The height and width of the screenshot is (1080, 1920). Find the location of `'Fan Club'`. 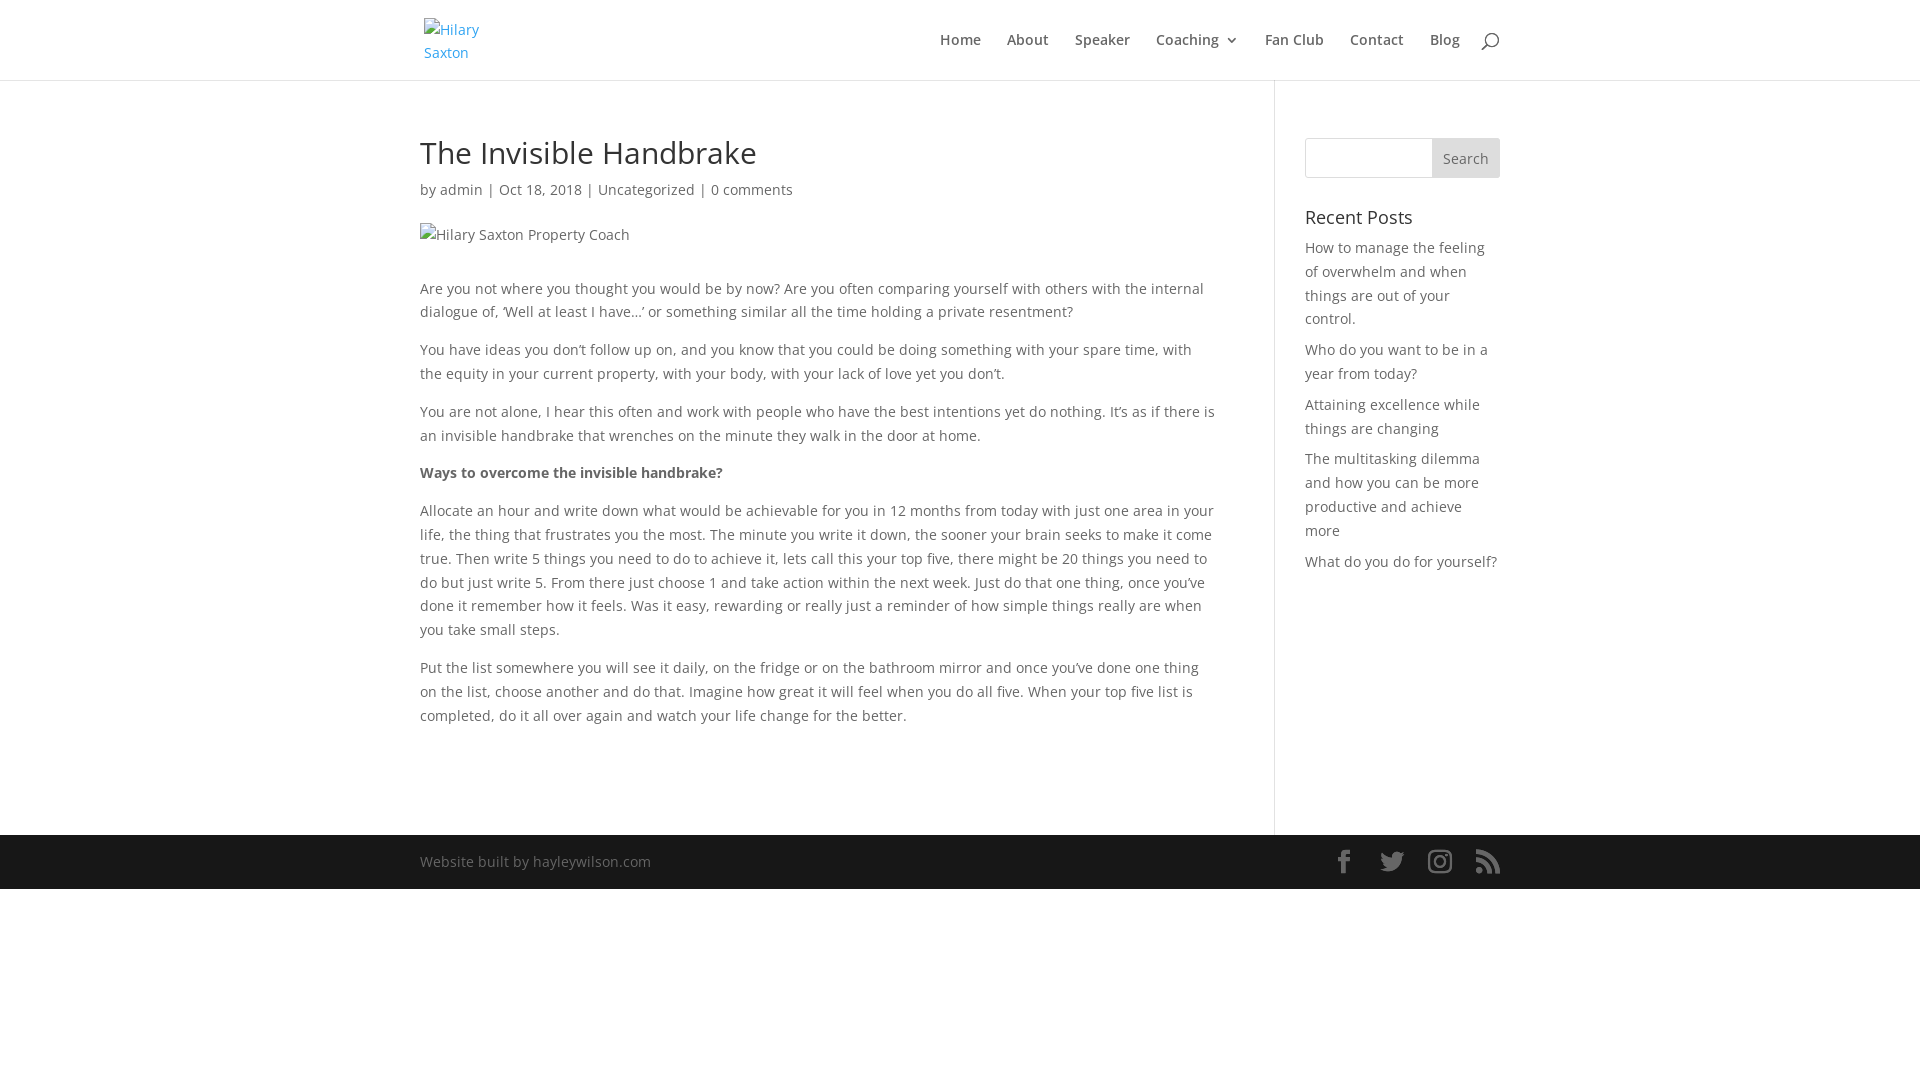

'Fan Club' is located at coordinates (1294, 55).